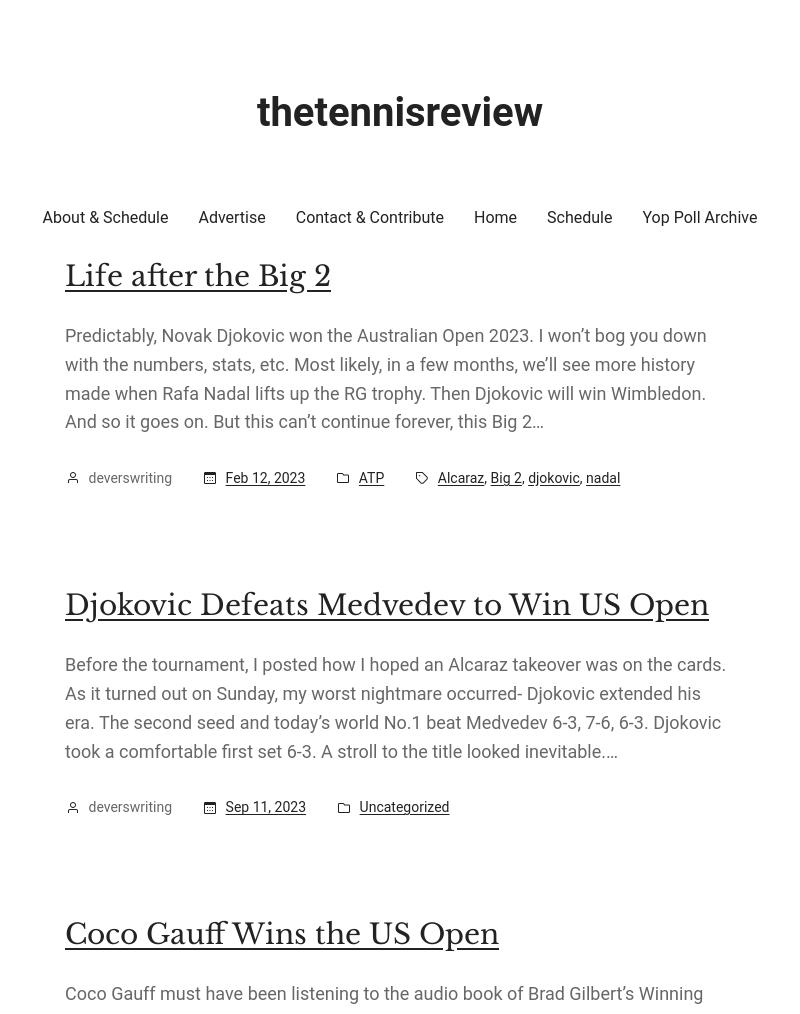  What do you see at coordinates (490, 477) in the screenshot?
I see `'Big 2'` at bounding box center [490, 477].